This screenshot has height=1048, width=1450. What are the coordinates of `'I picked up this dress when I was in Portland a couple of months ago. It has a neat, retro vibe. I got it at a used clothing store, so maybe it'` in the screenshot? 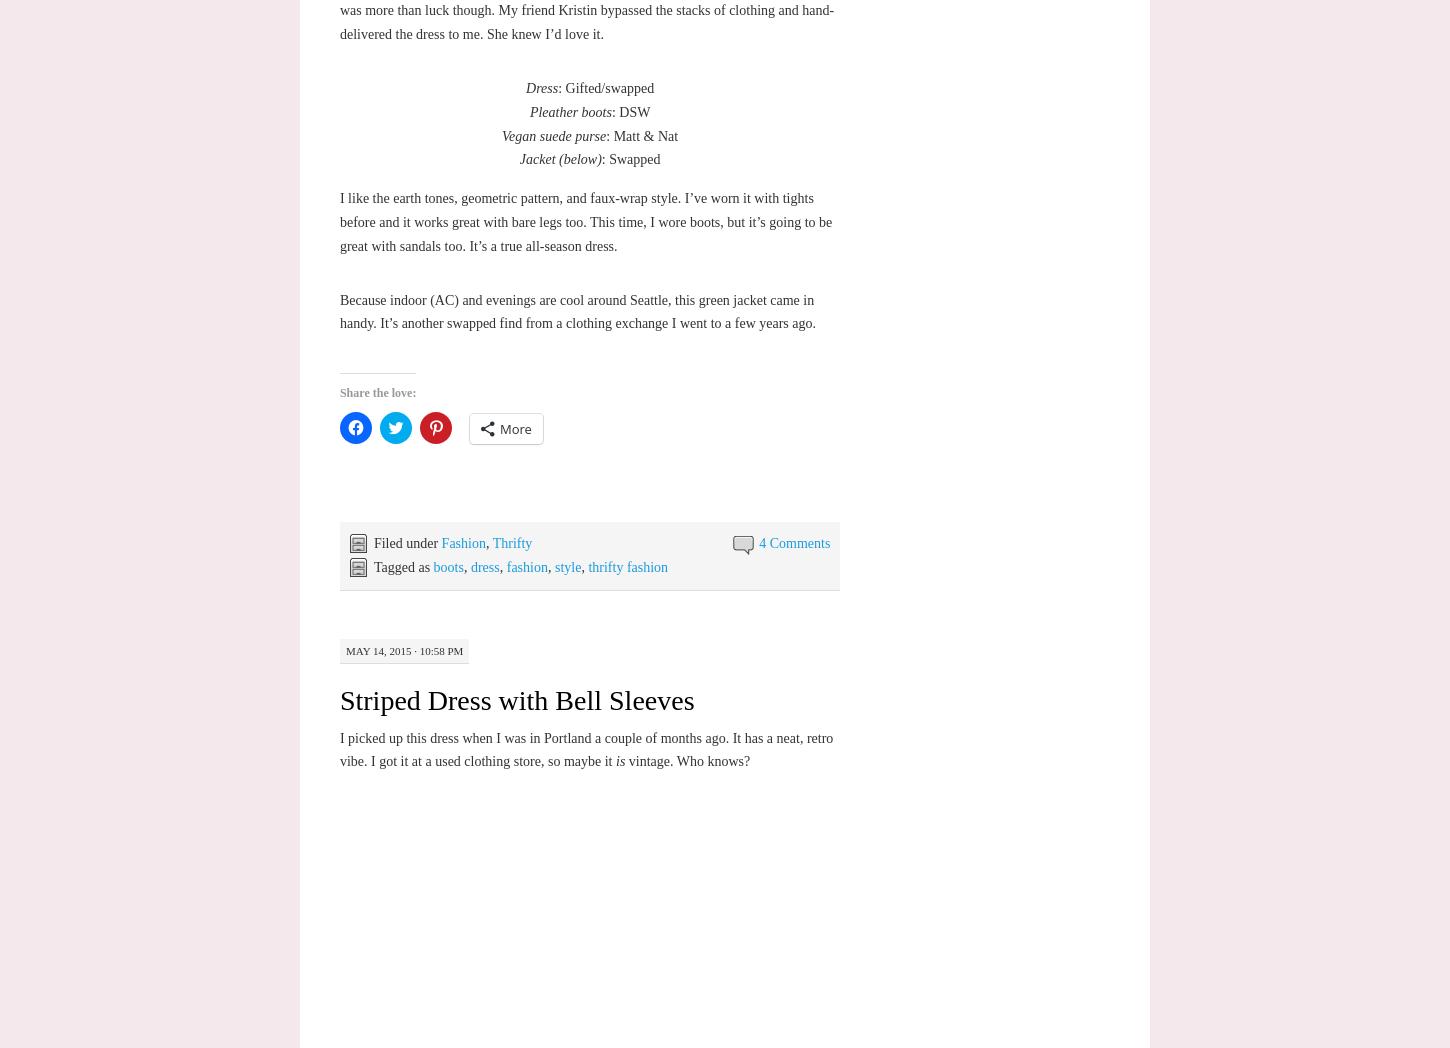 It's located at (339, 749).